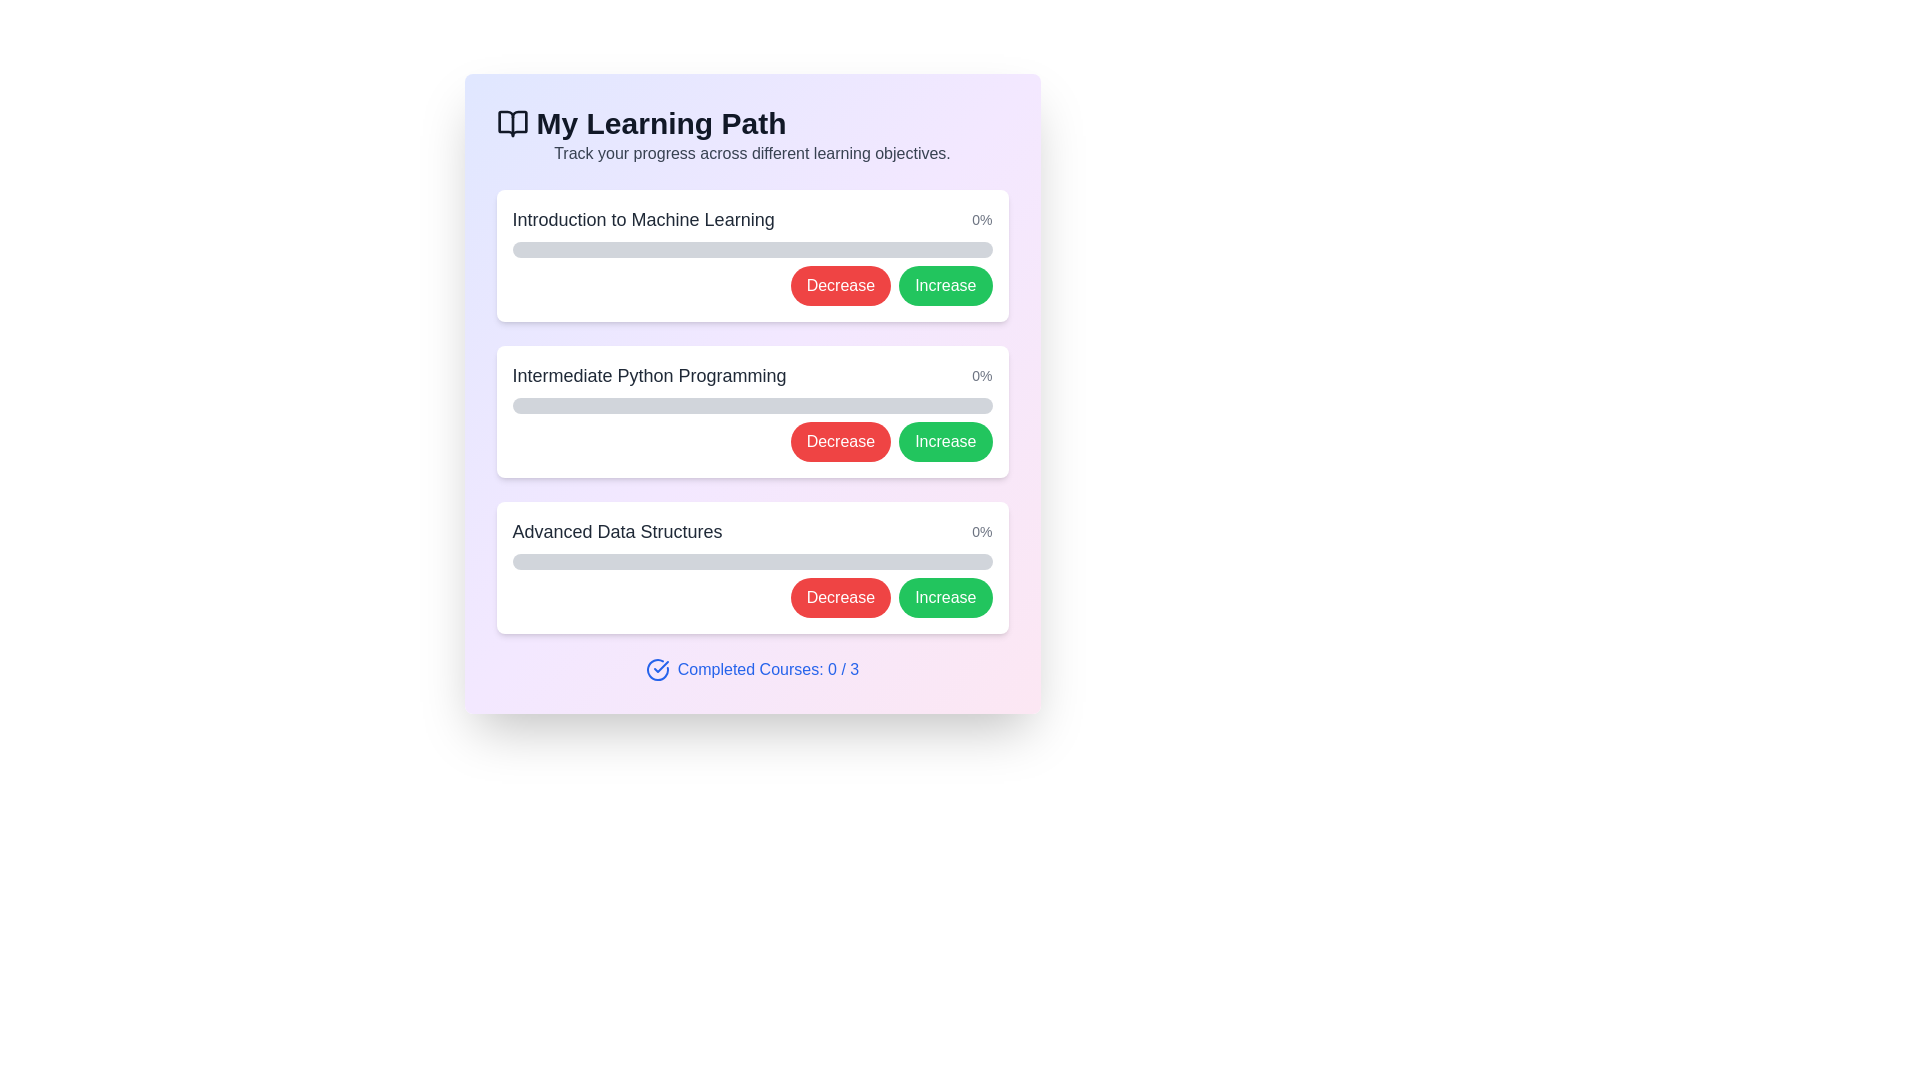 This screenshot has height=1080, width=1920. What do you see at coordinates (751, 411) in the screenshot?
I see `the progress bar of the 'Intermediate Python Programming' module` at bounding box center [751, 411].